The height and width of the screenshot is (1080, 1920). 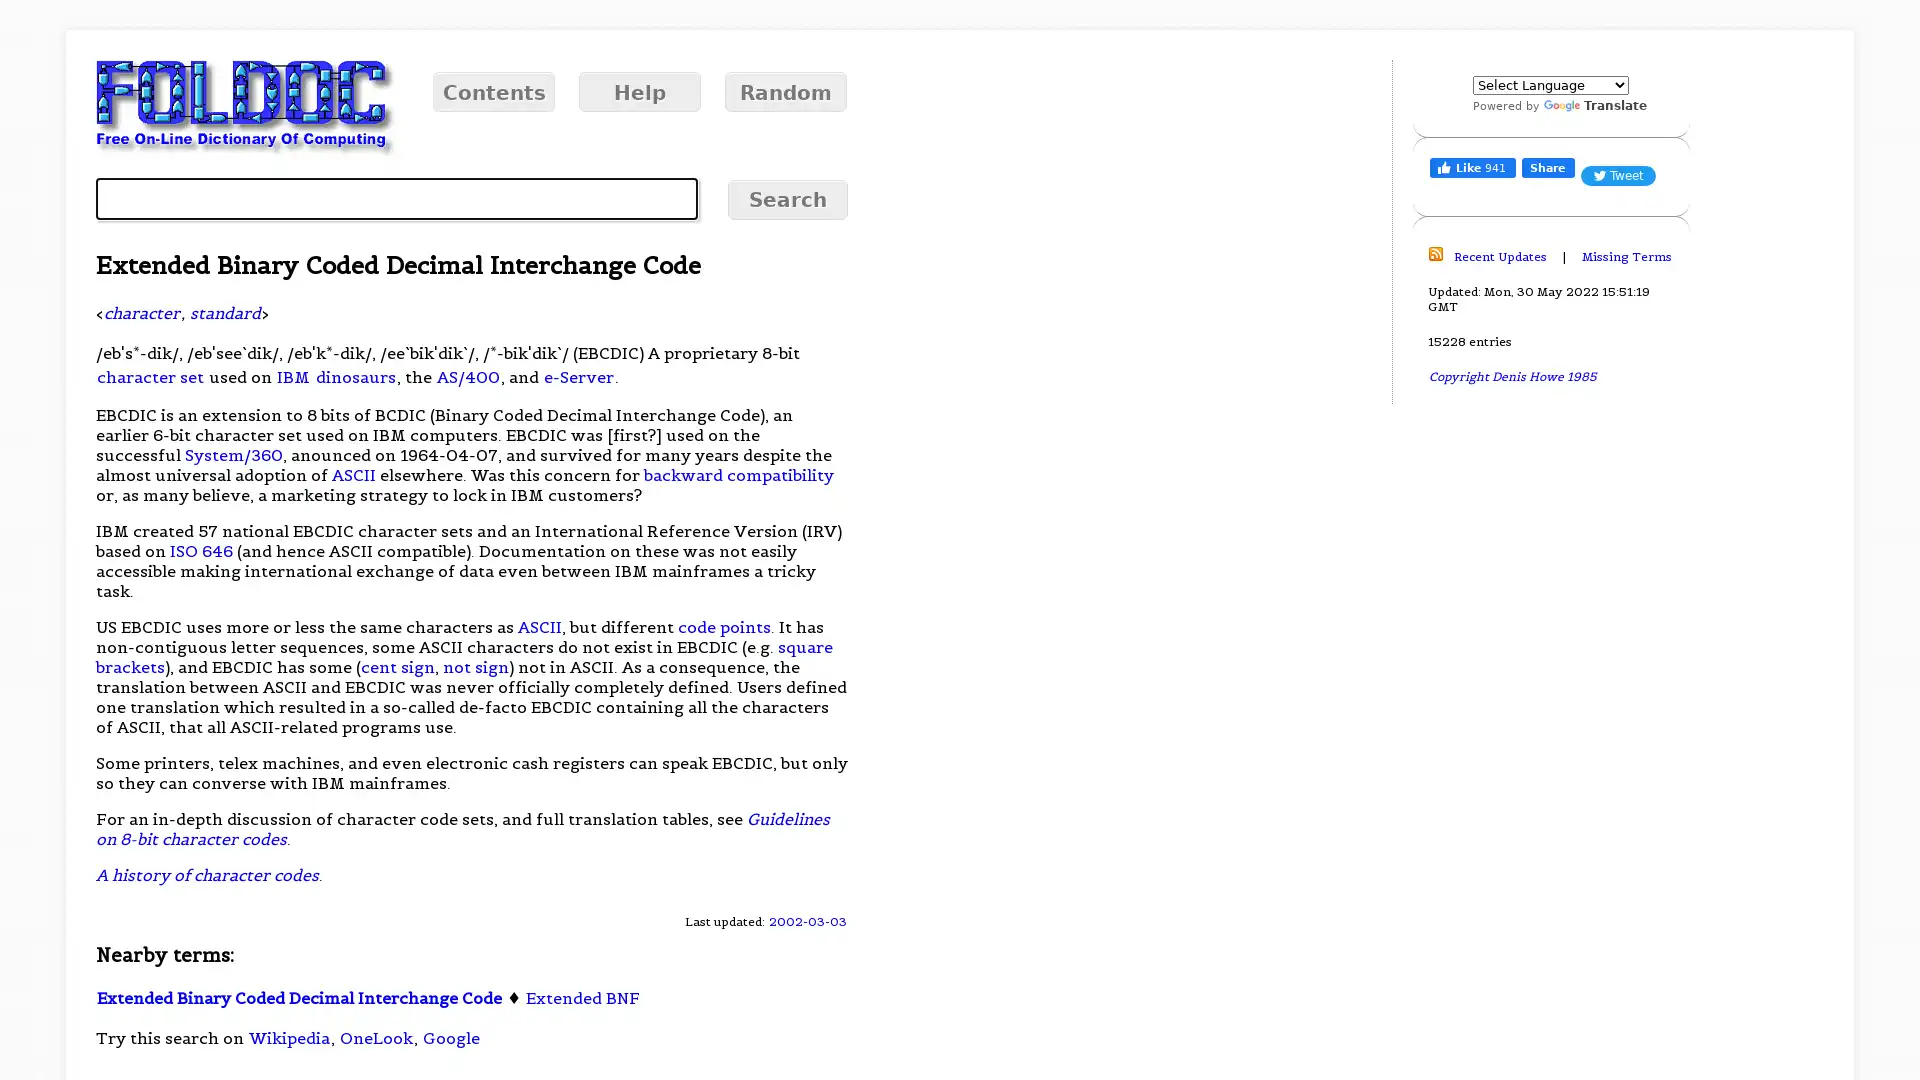 What do you see at coordinates (786, 200) in the screenshot?
I see `Search` at bounding box center [786, 200].